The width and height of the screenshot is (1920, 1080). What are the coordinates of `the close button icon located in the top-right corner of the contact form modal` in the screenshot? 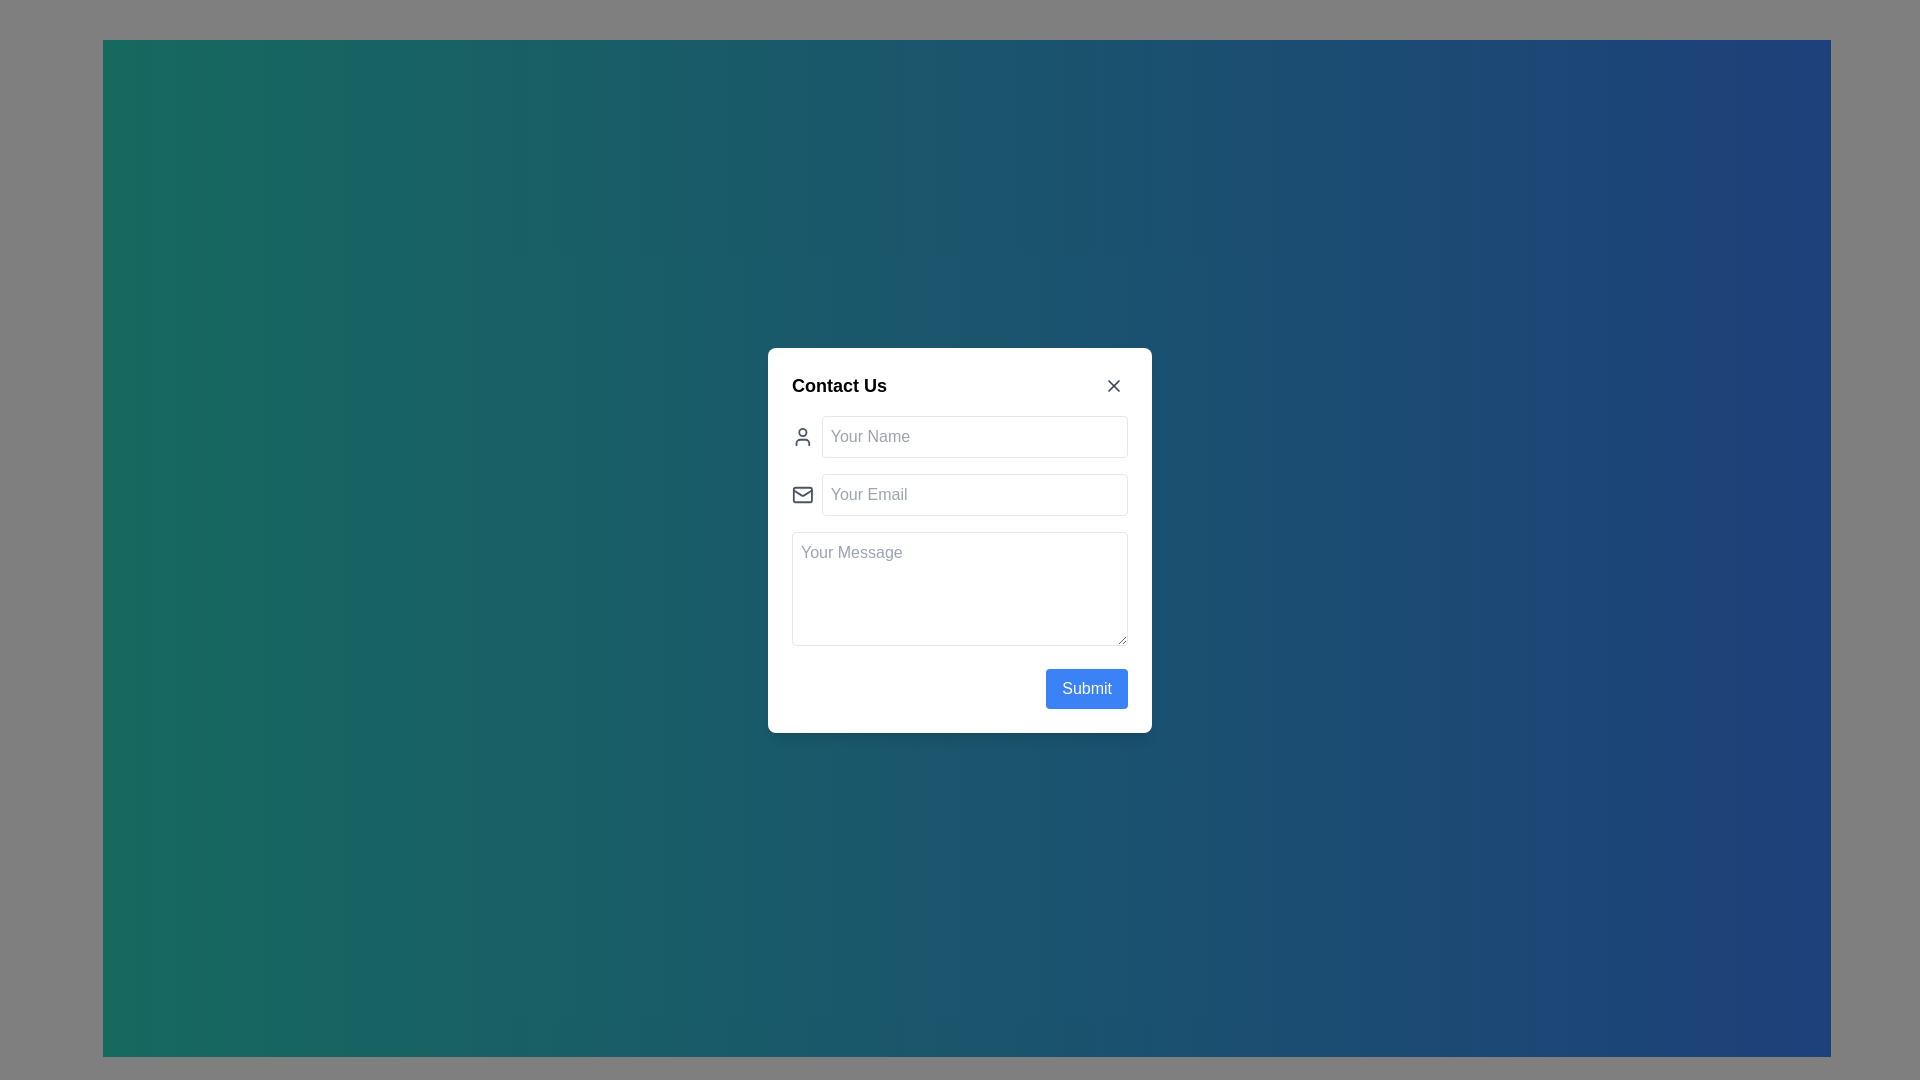 It's located at (1112, 385).